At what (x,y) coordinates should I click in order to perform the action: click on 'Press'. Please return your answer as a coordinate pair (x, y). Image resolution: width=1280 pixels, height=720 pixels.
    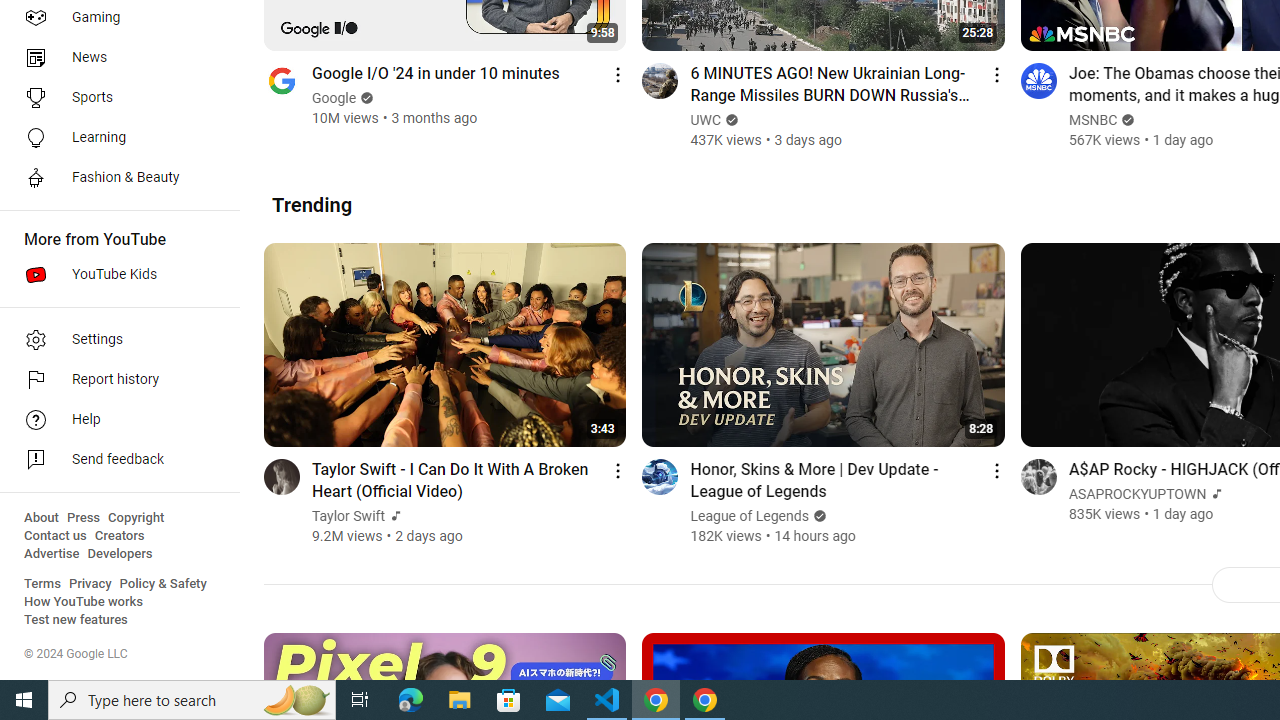
    Looking at the image, I should click on (82, 517).